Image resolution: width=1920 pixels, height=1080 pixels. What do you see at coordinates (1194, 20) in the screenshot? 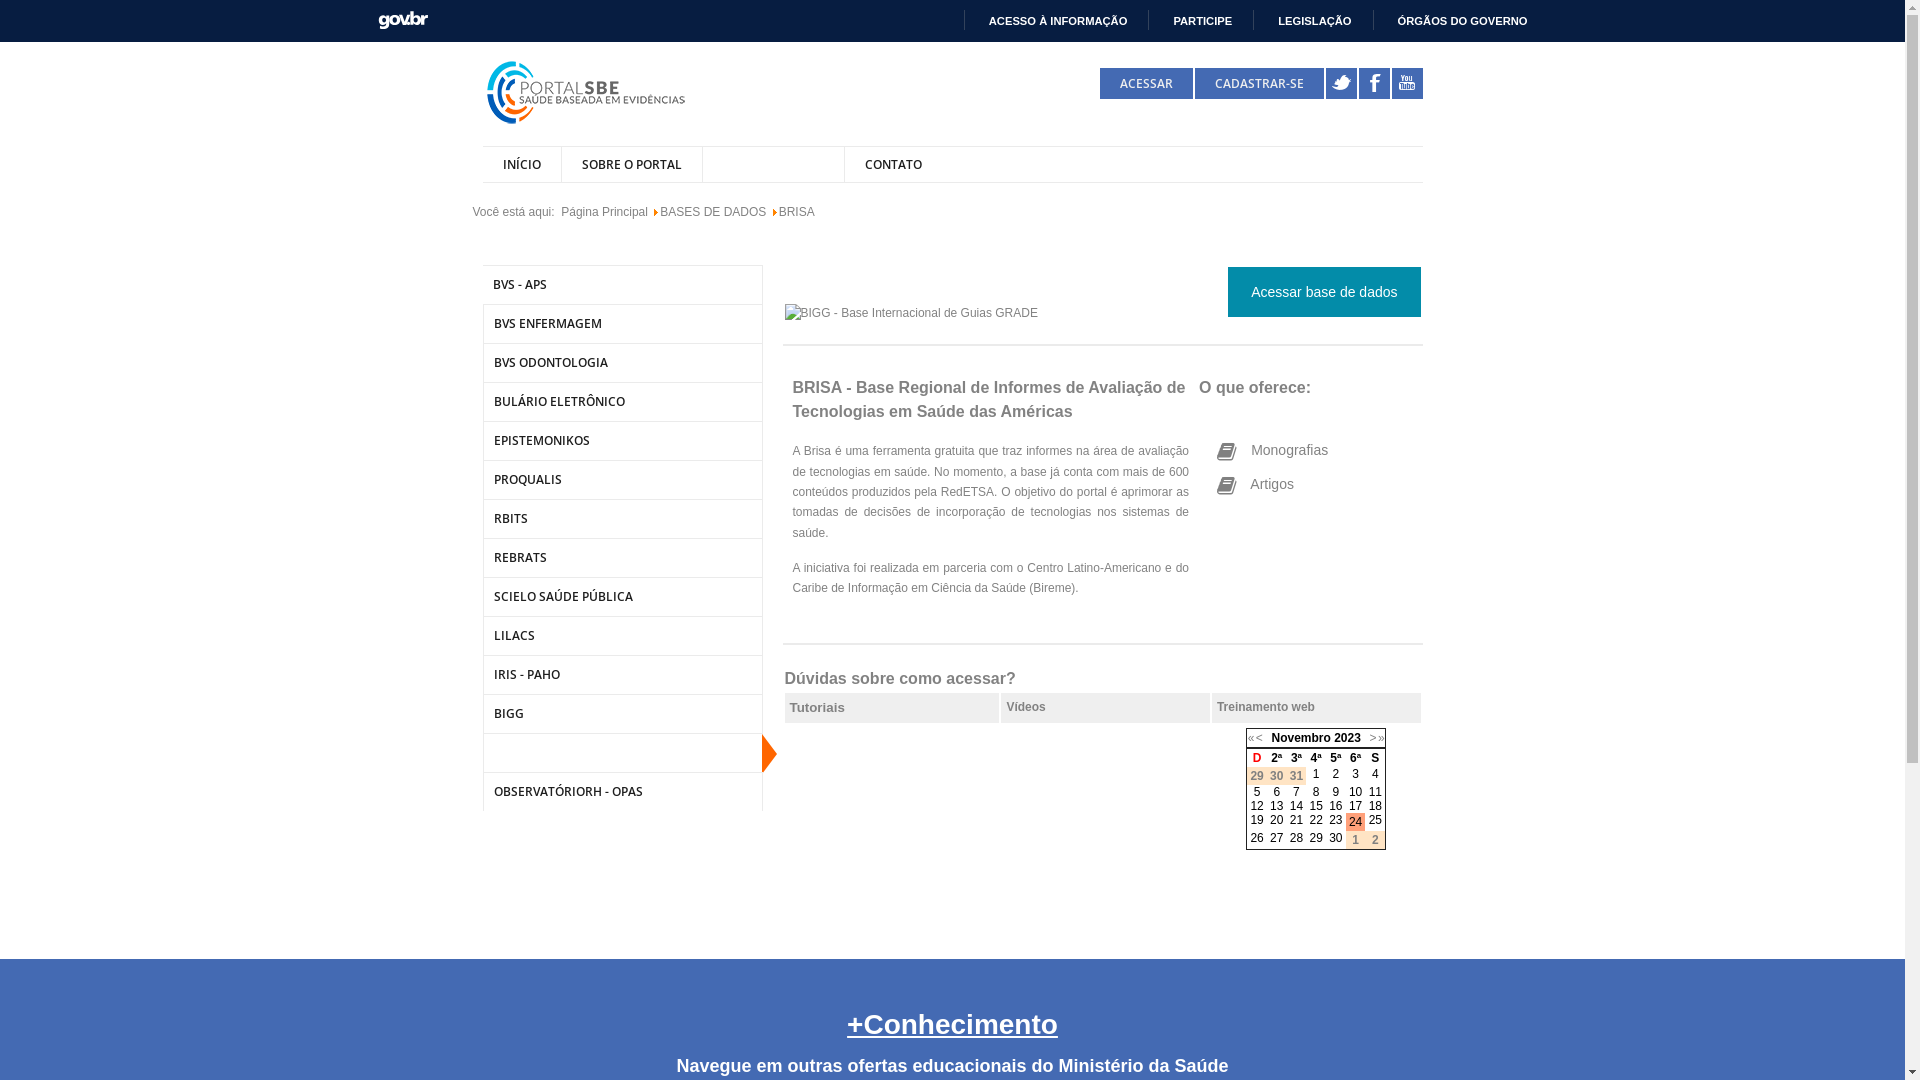
I see `'PARTICIPE'` at bounding box center [1194, 20].